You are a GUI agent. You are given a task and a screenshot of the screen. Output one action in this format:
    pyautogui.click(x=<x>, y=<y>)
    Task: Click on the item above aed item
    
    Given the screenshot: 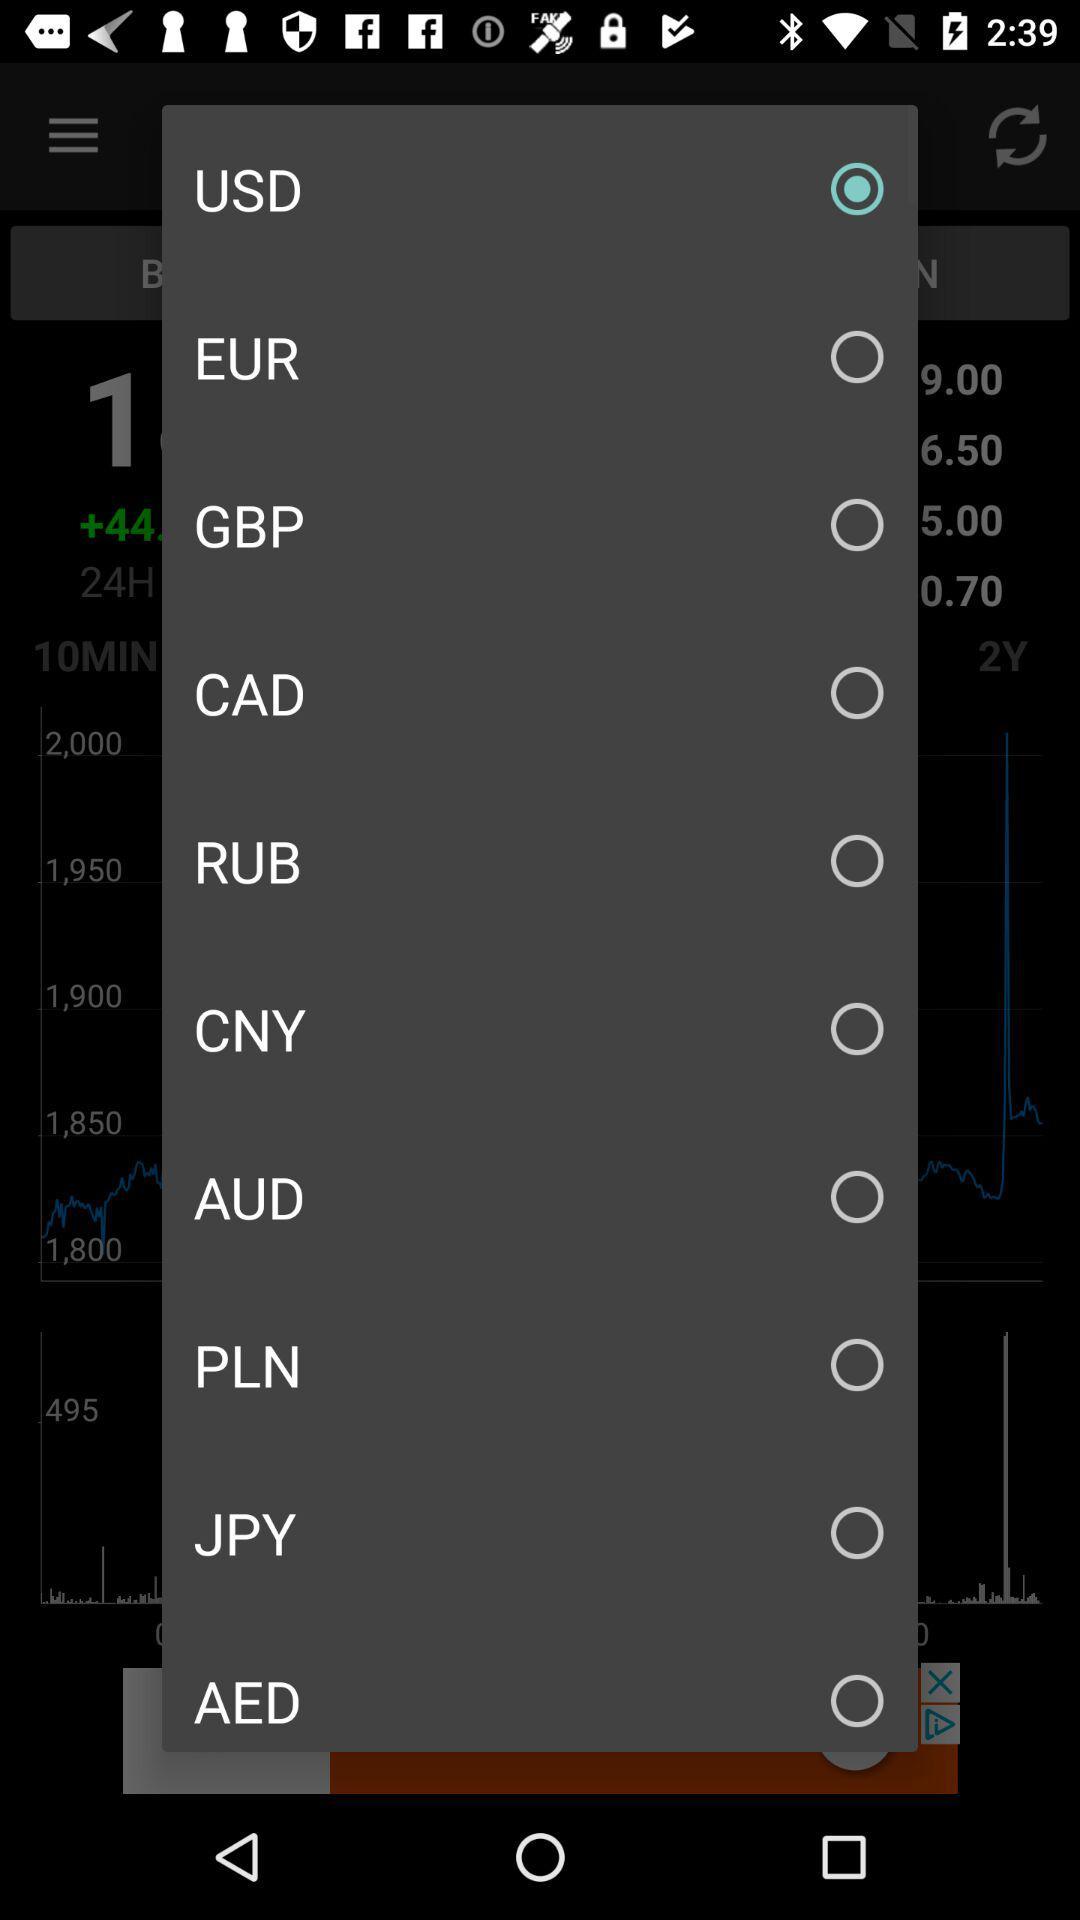 What is the action you would take?
    pyautogui.click(x=540, y=1531)
    